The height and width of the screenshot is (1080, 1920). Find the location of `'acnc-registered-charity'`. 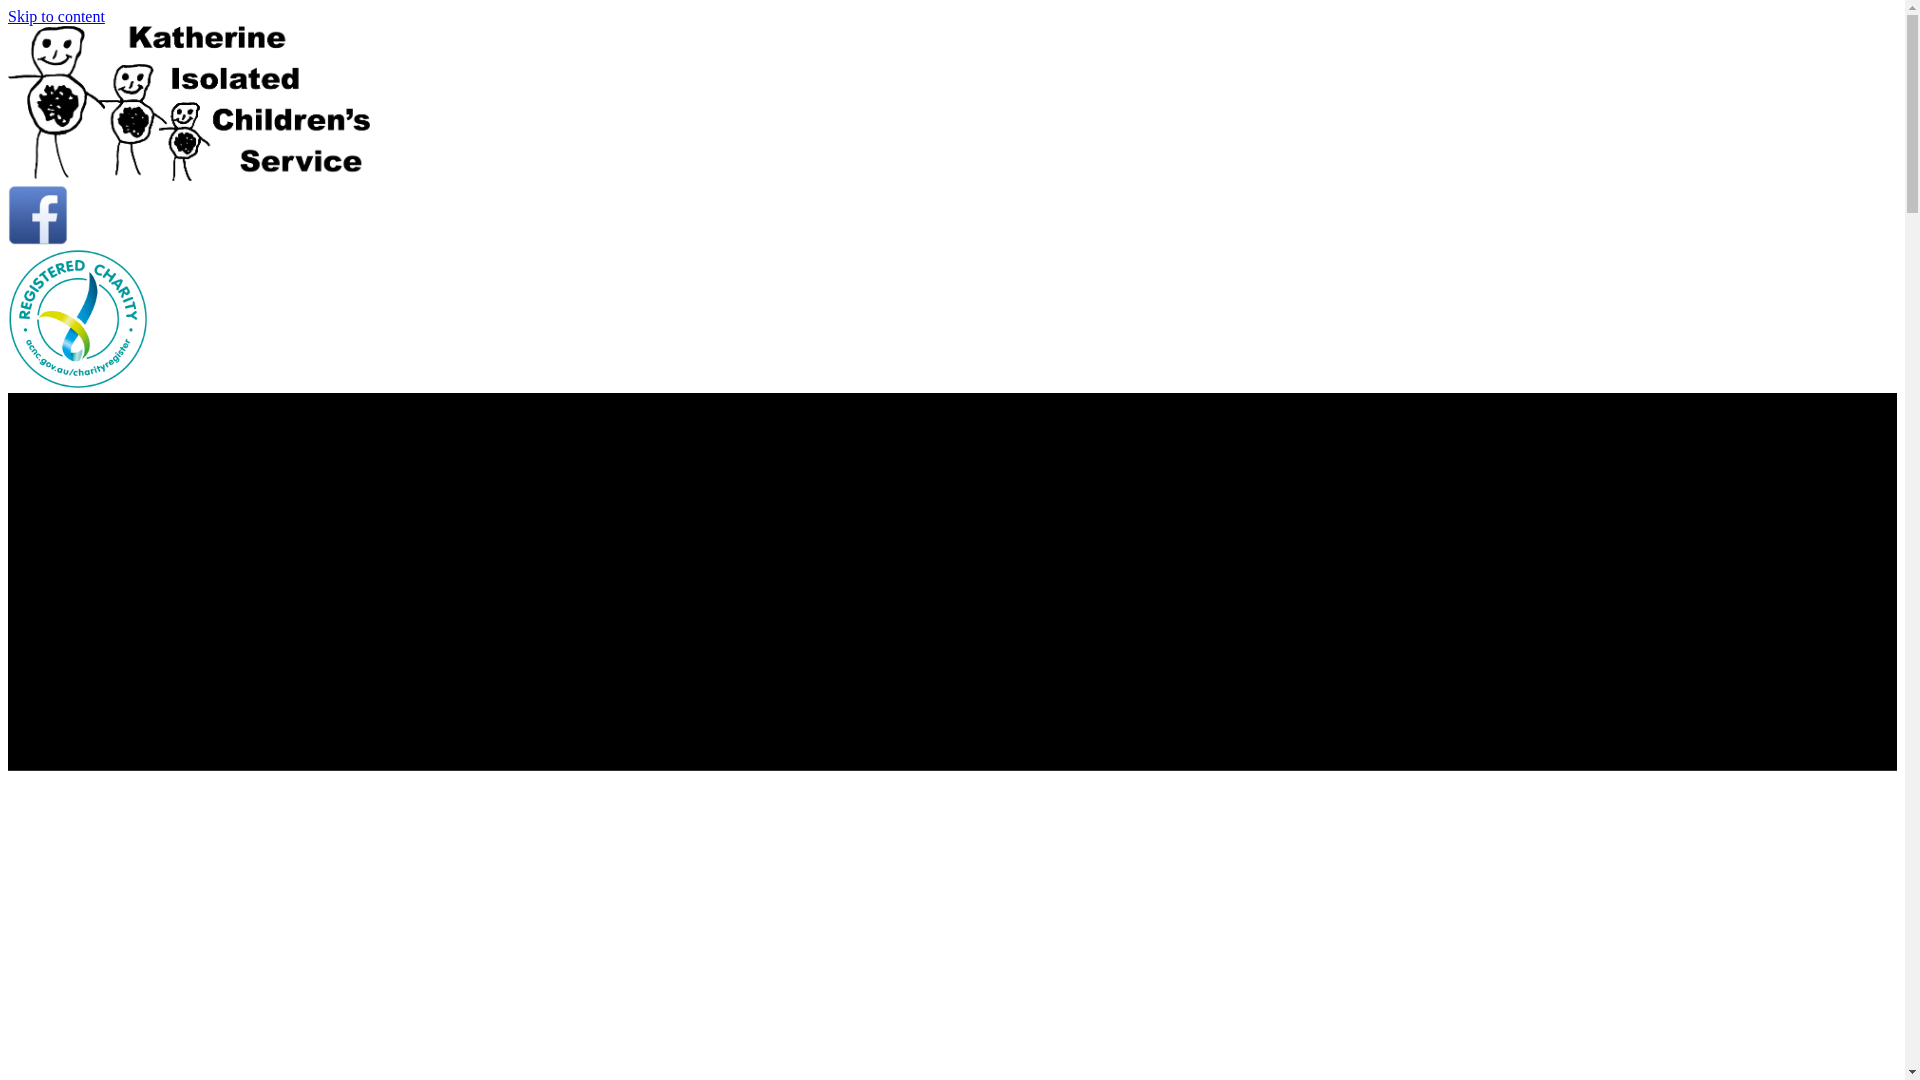

'acnc-registered-charity' is located at coordinates (77, 318).